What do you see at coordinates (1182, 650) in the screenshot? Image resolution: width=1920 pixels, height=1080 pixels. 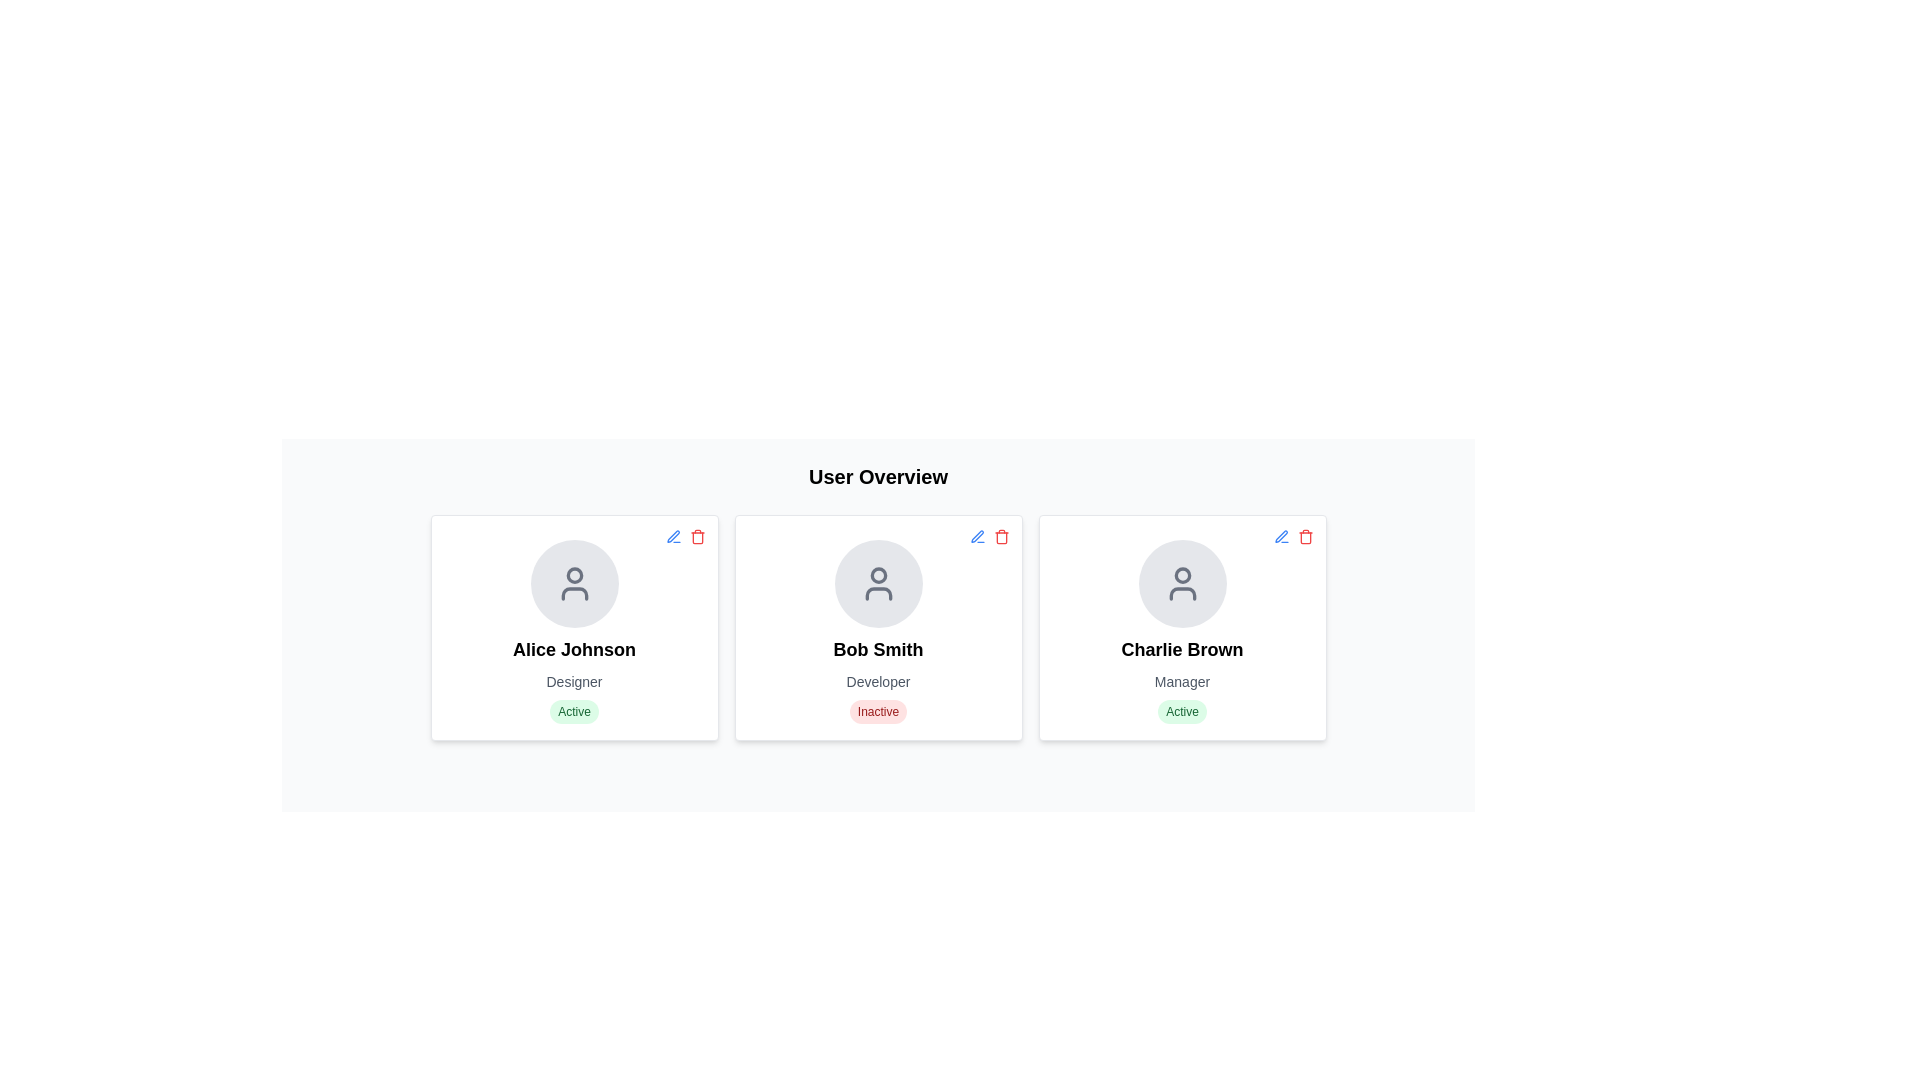 I see `the static text label displaying 'Charlie Brown', which is centrally aligned and prominently styled, located below the avatar icon in the rightmost card of a three-card layout` at bounding box center [1182, 650].